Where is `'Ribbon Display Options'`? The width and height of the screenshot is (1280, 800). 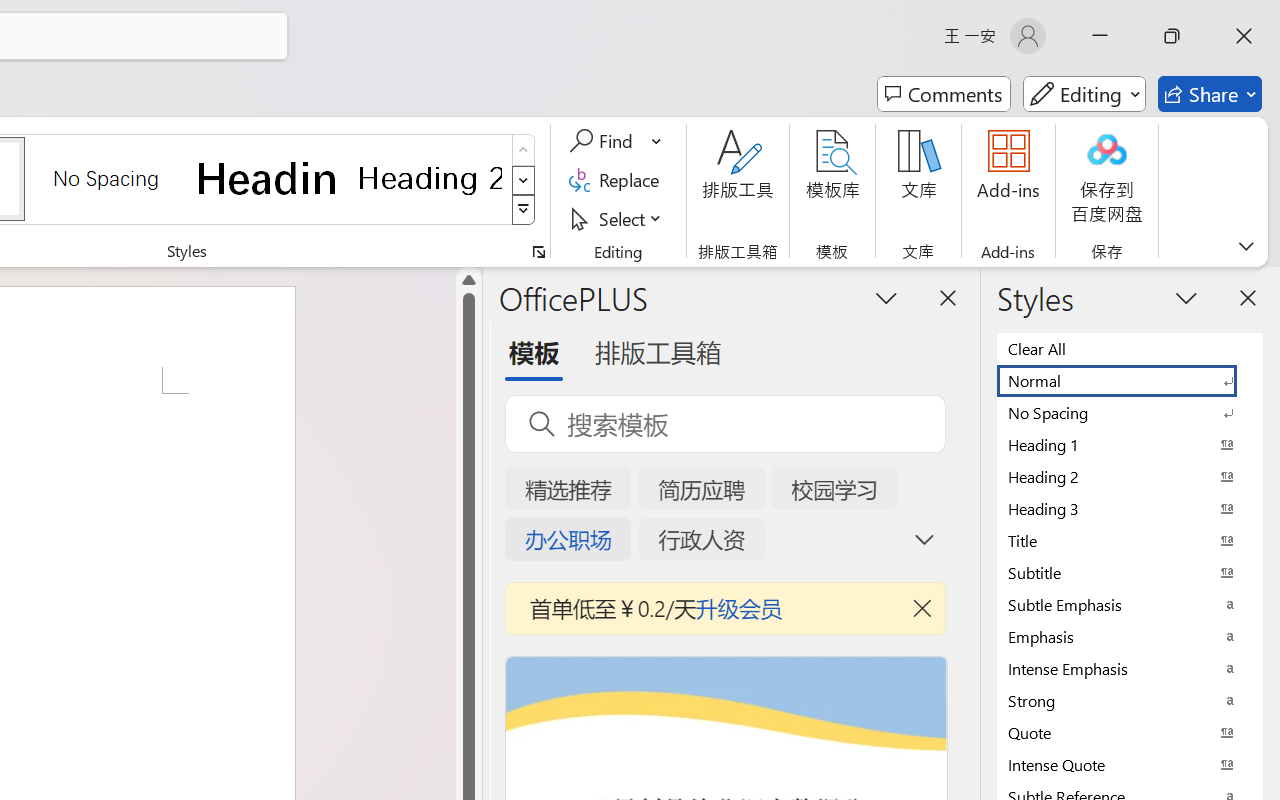 'Ribbon Display Options' is located at coordinates (1245, 245).